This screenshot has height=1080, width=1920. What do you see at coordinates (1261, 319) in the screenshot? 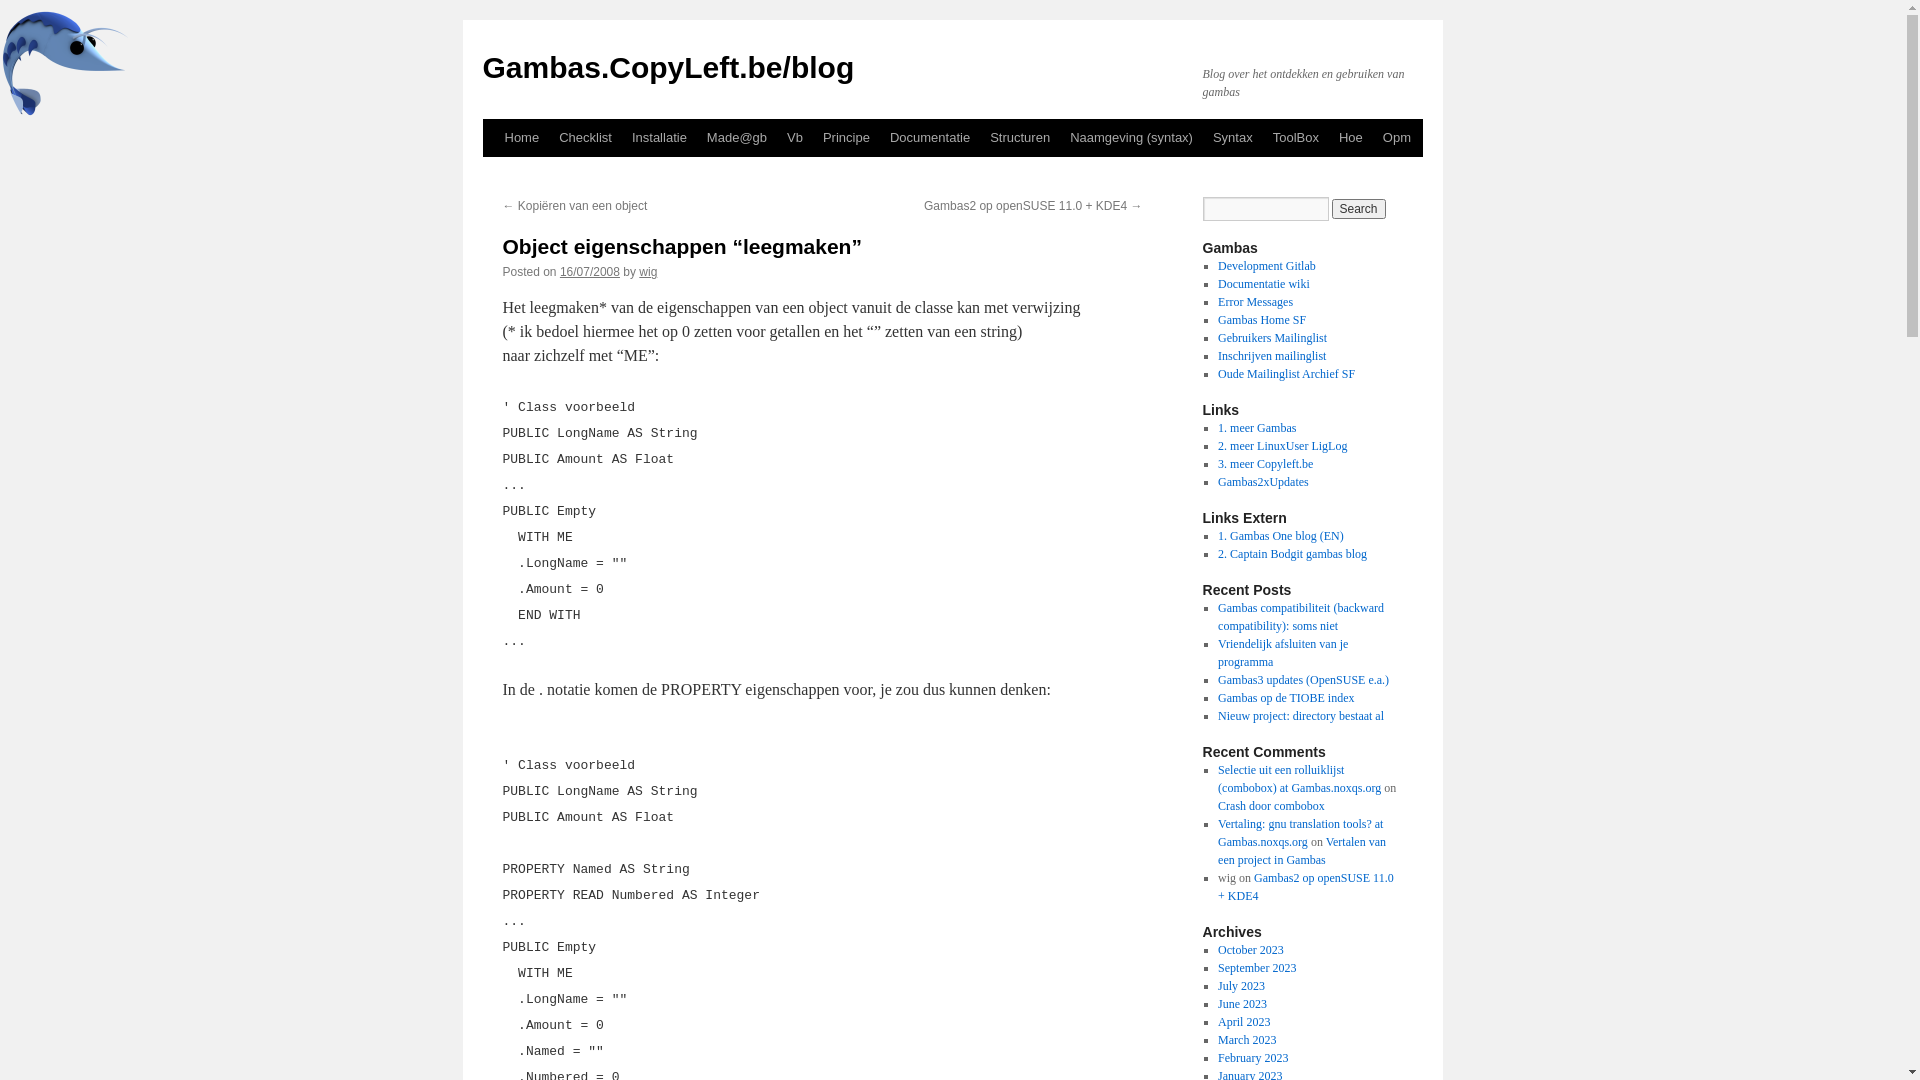
I see `'Gambas Home SF'` at bounding box center [1261, 319].